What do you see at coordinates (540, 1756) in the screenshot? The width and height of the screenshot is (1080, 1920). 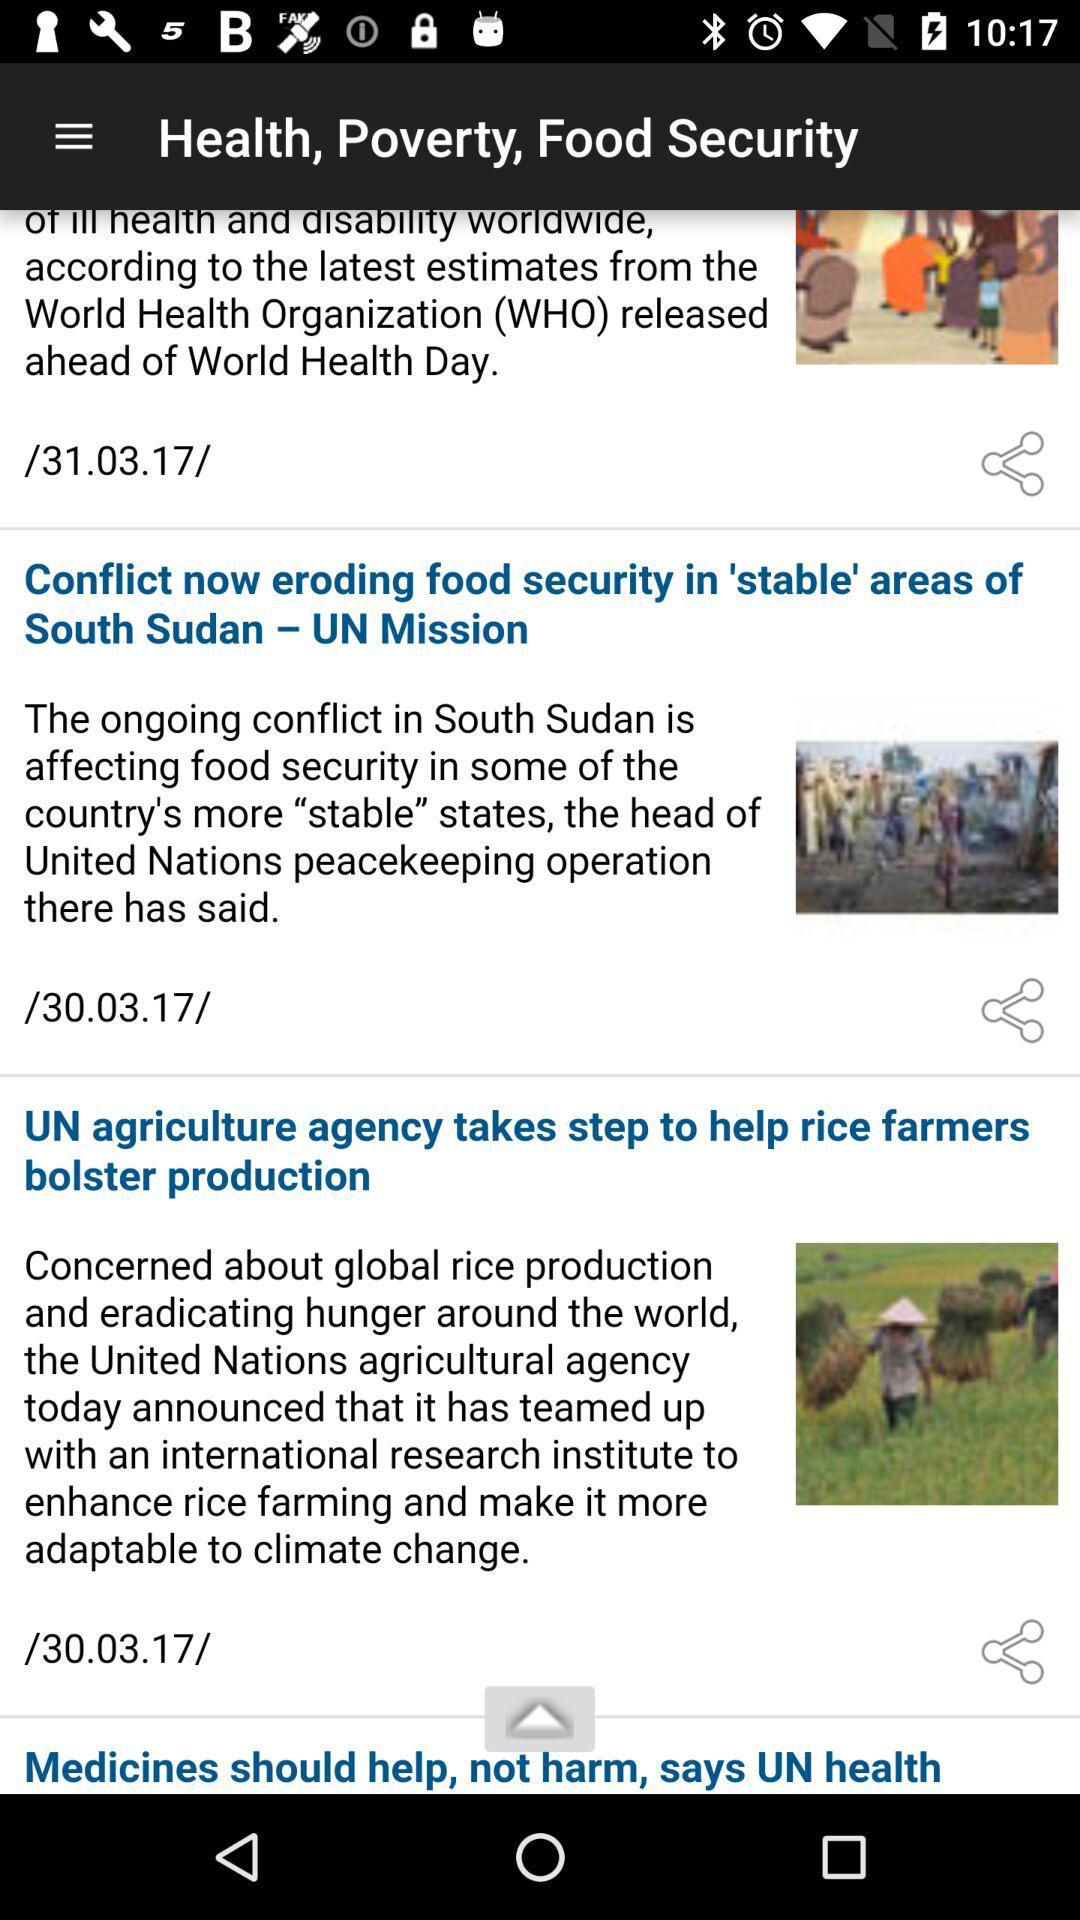 I see `the adversitement` at bounding box center [540, 1756].